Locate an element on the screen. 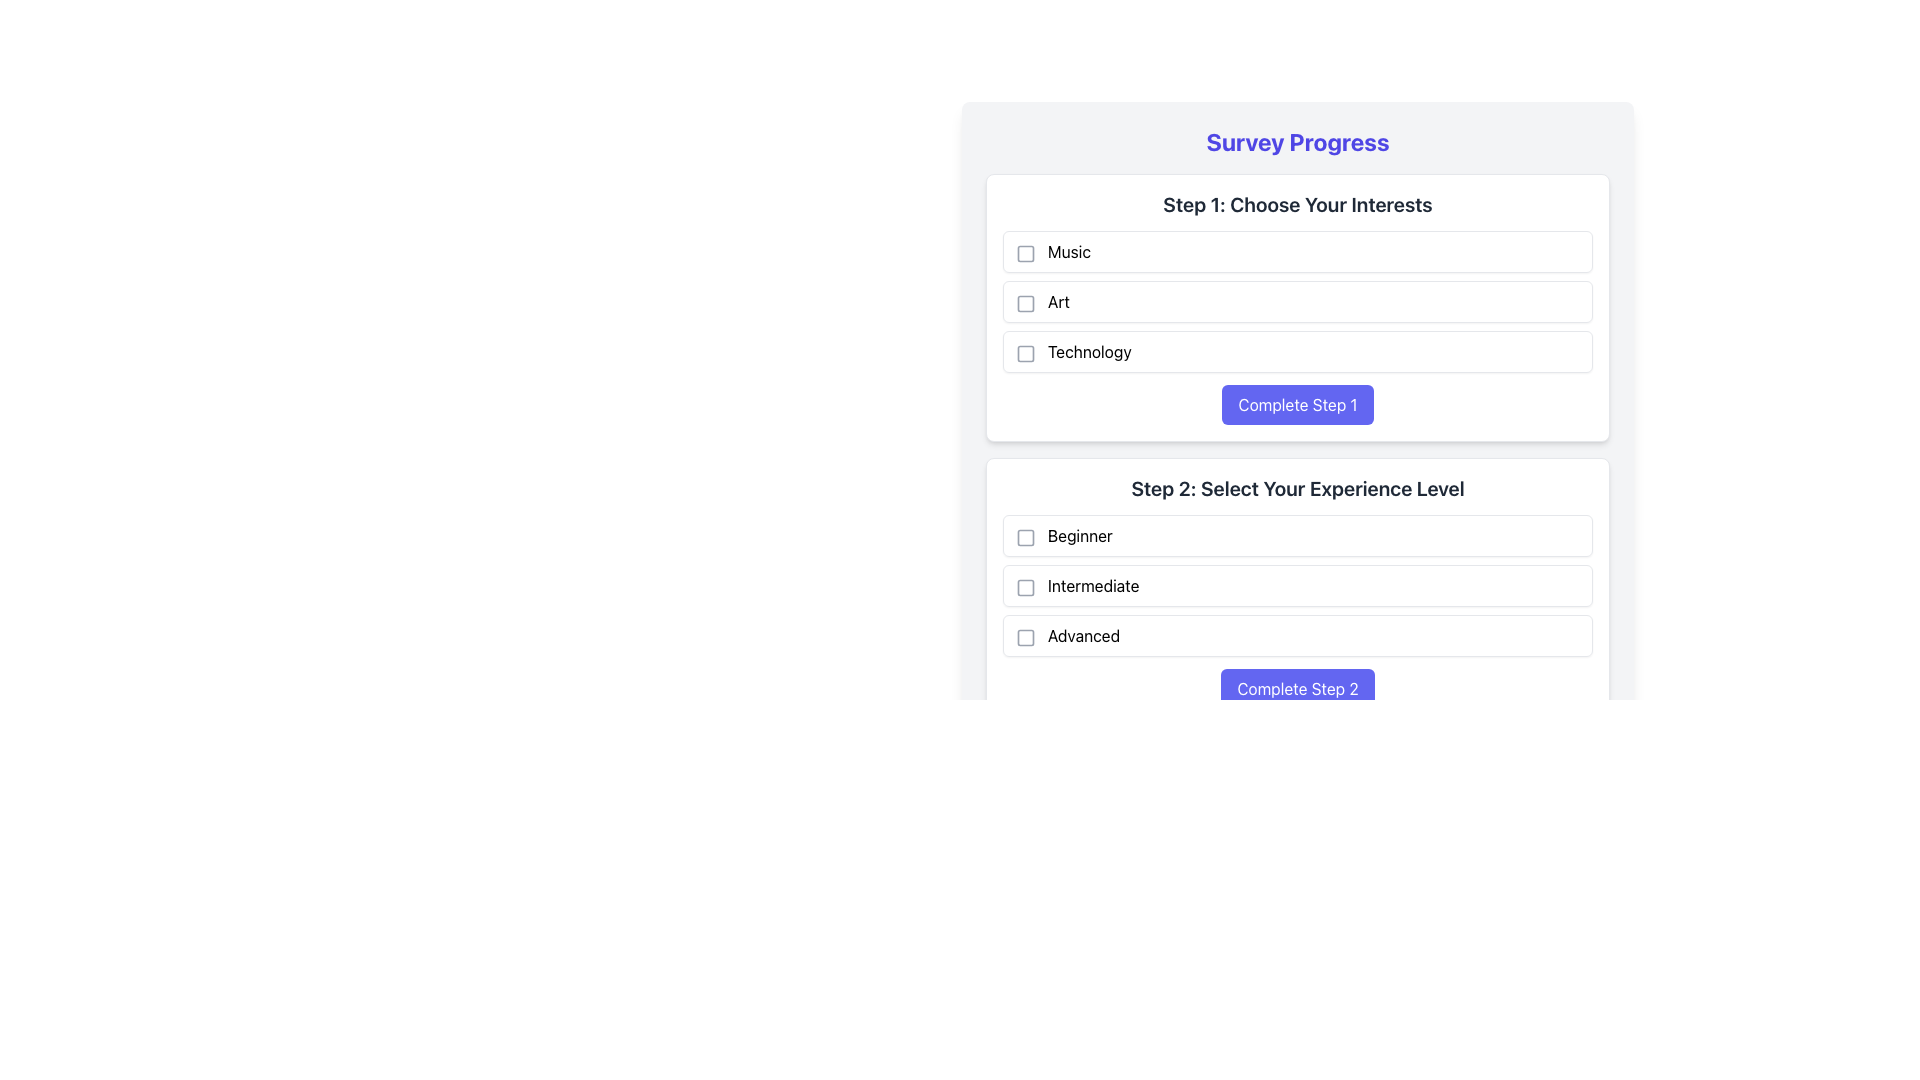 Image resolution: width=1920 pixels, height=1080 pixels. the text label displaying 'Step 1: Choose Your Interests', which is styled with a bold font and dark gray color, located at the top of the 'Step 1' section is located at coordinates (1297, 204).